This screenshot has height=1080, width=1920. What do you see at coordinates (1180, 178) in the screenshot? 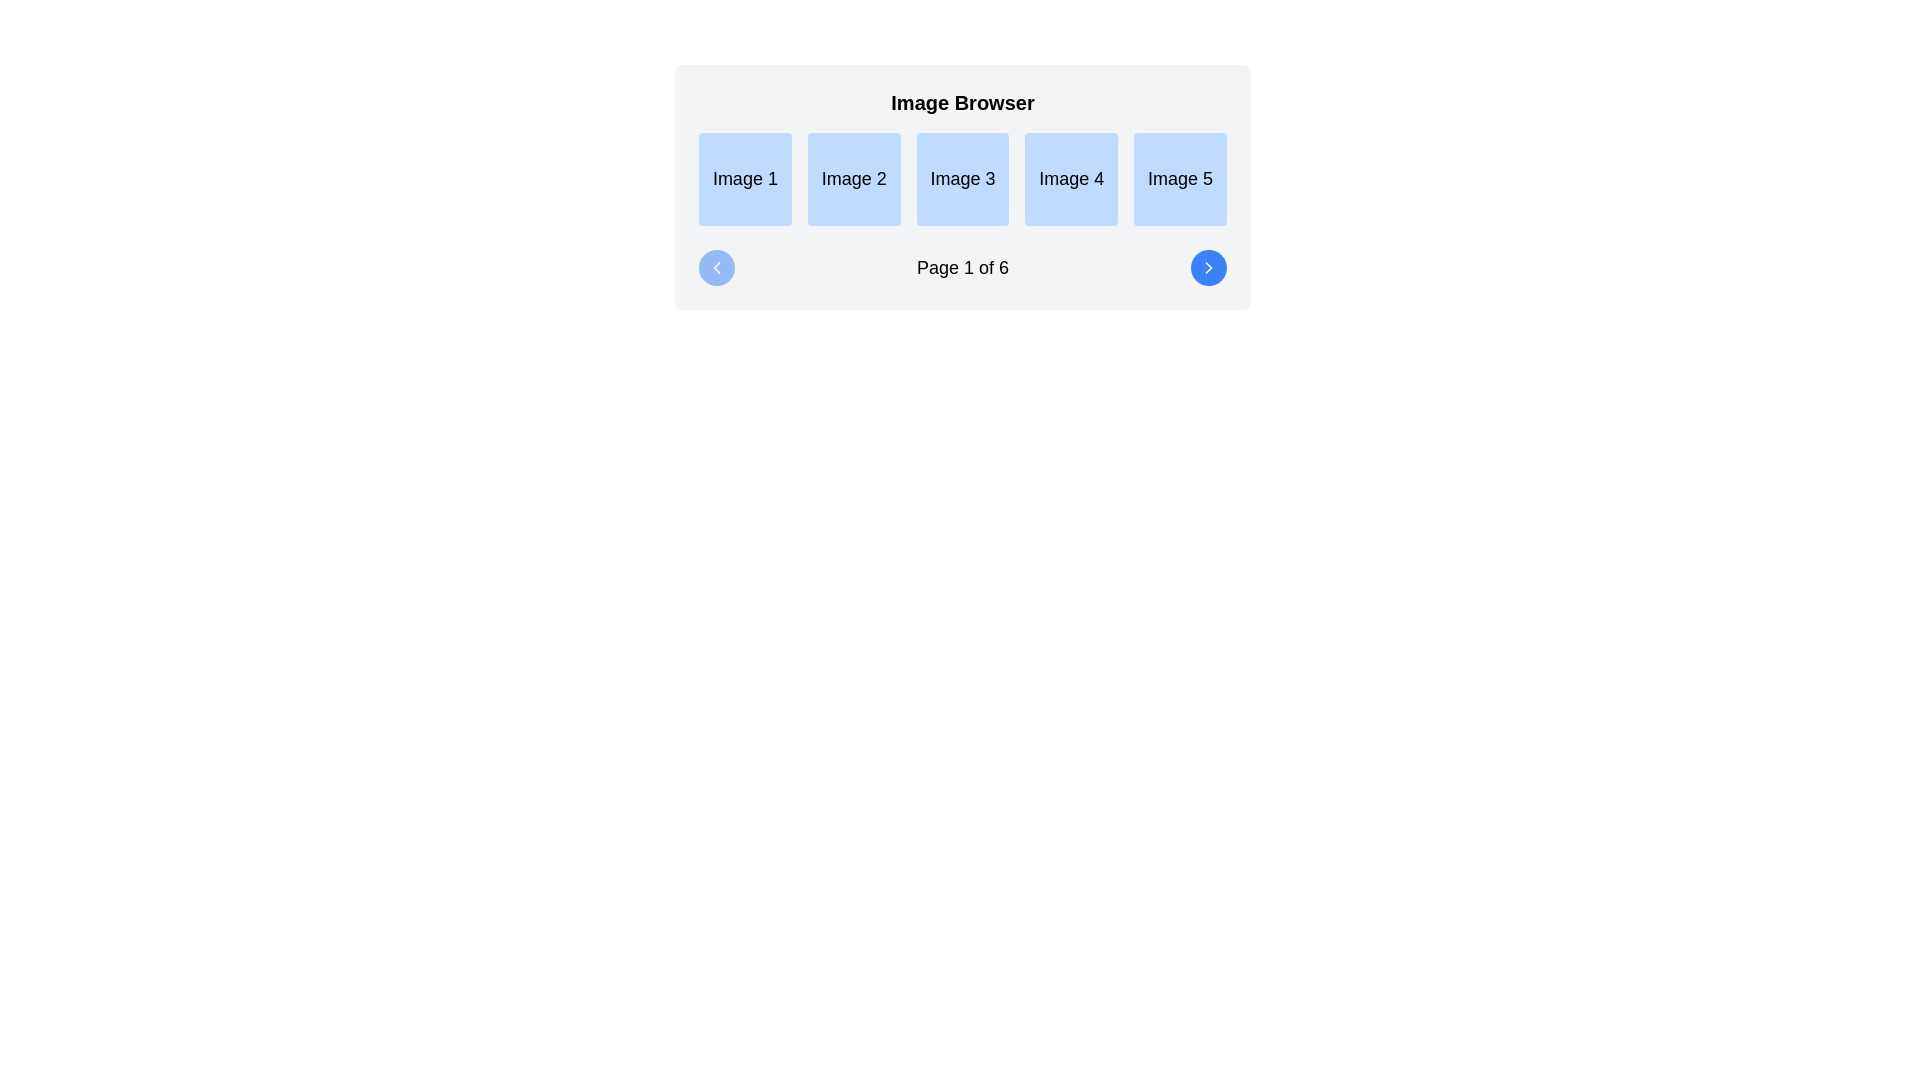
I see `the square button with rounded corners and a light blue background labeled 'Image 5' located in the top-right corner of the grid` at bounding box center [1180, 178].